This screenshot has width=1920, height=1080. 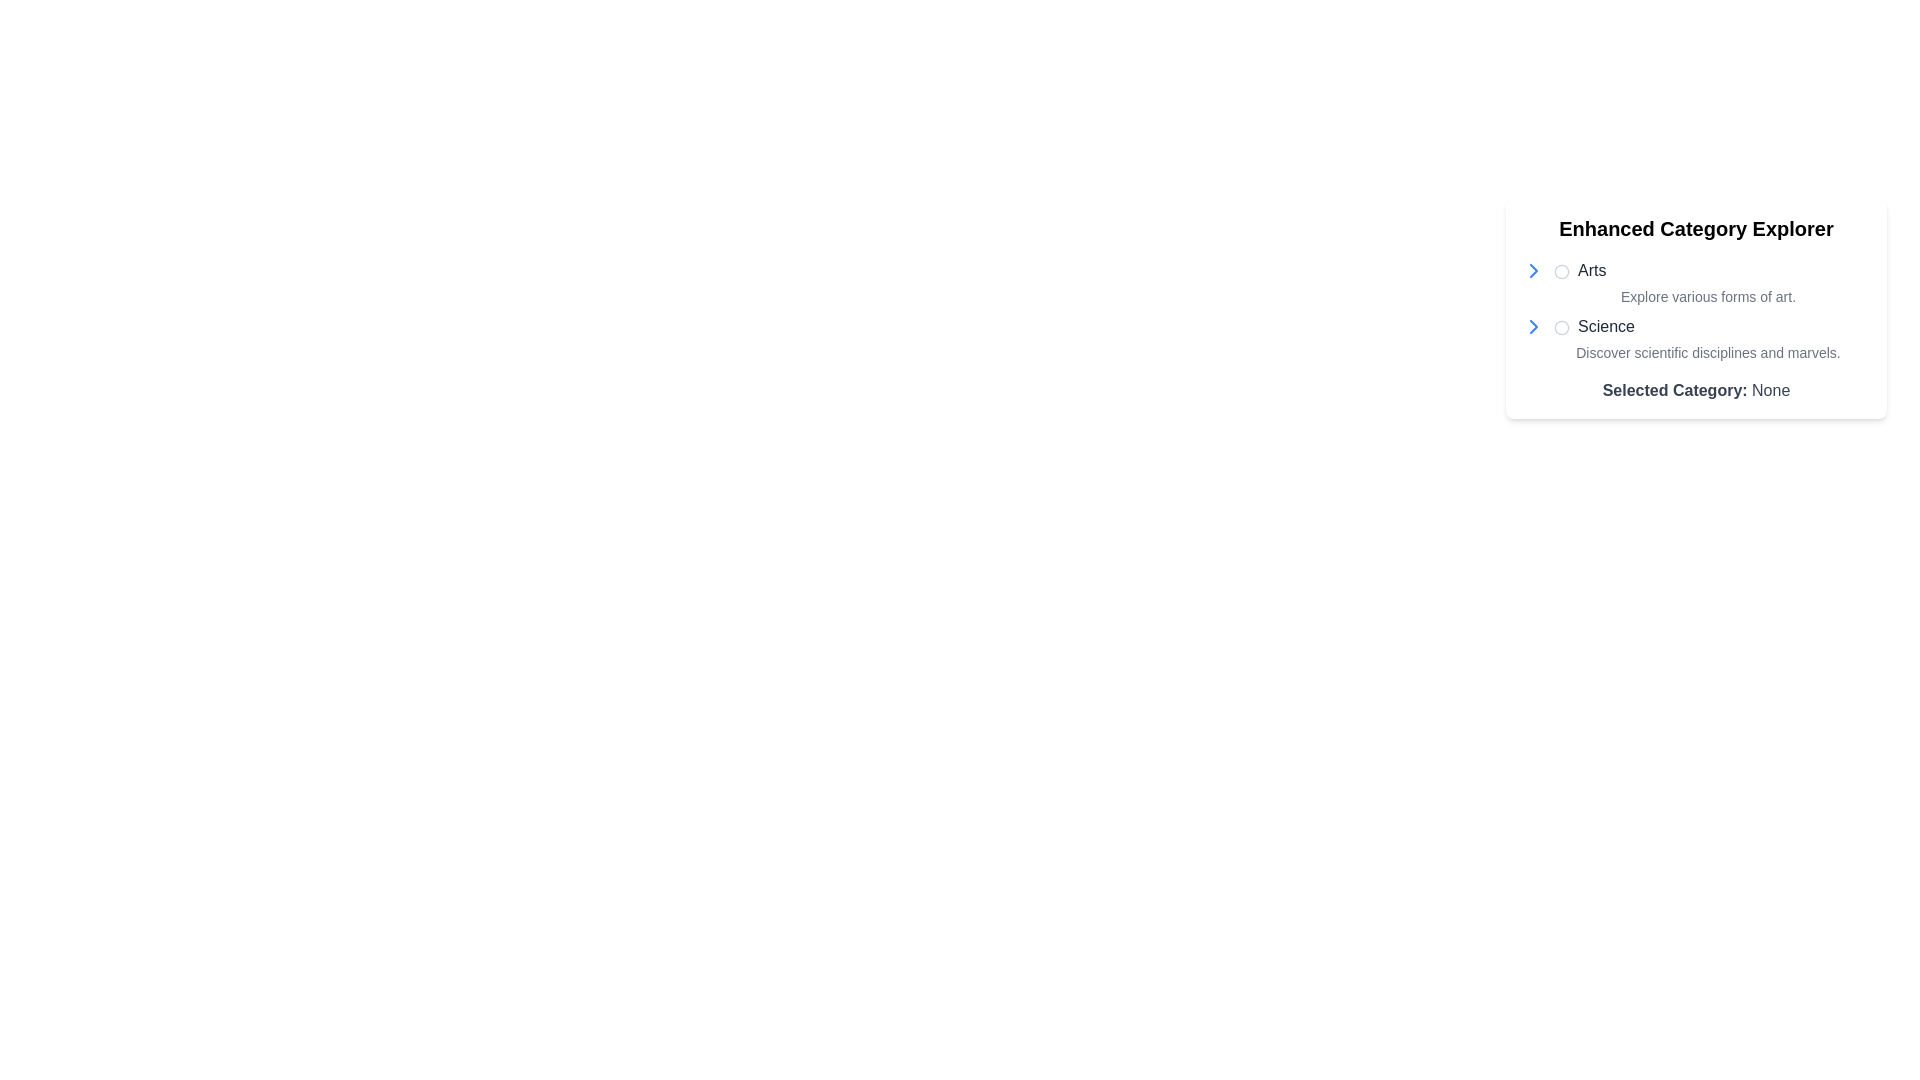 I want to click on the interactive button located to the left of the text 'Arts', so click(x=1533, y=270).